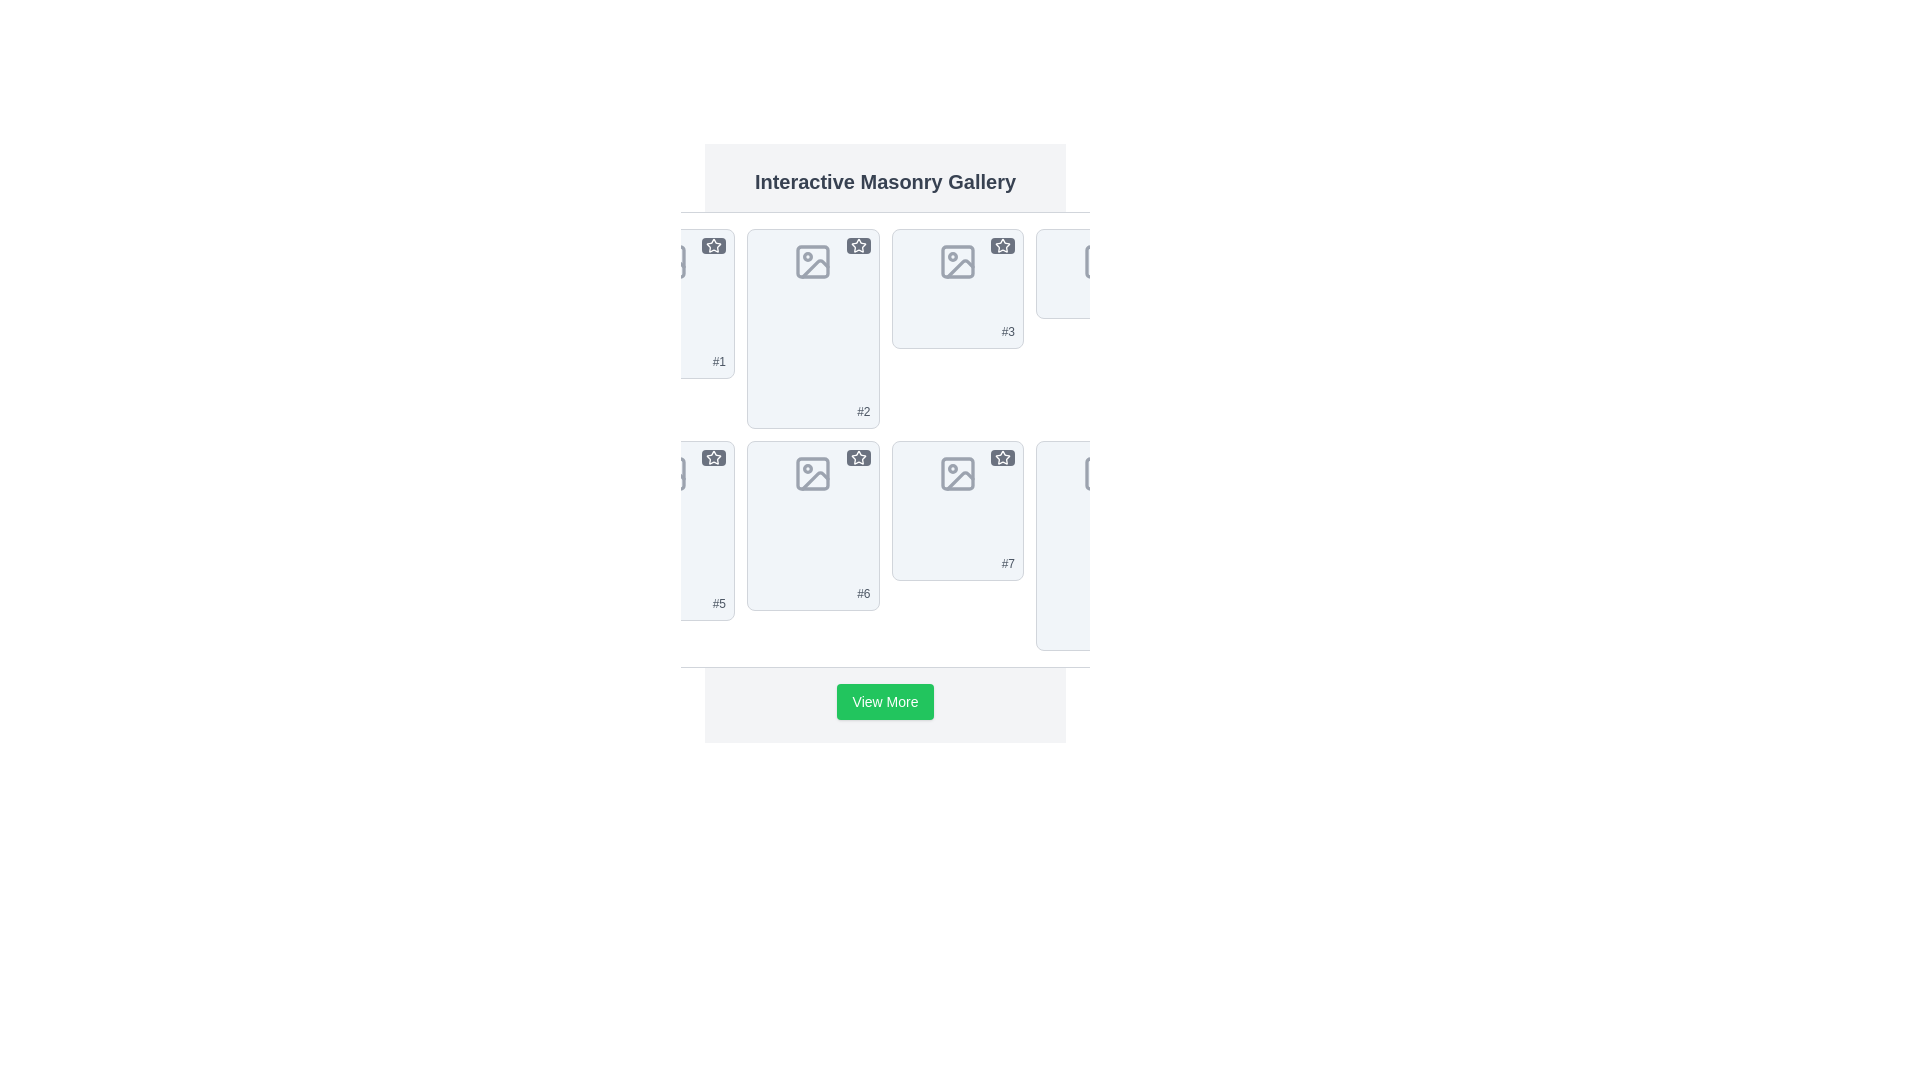  What do you see at coordinates (956, 289) in the screenshot?
I see `the card located` at bounding box center [956, 289].